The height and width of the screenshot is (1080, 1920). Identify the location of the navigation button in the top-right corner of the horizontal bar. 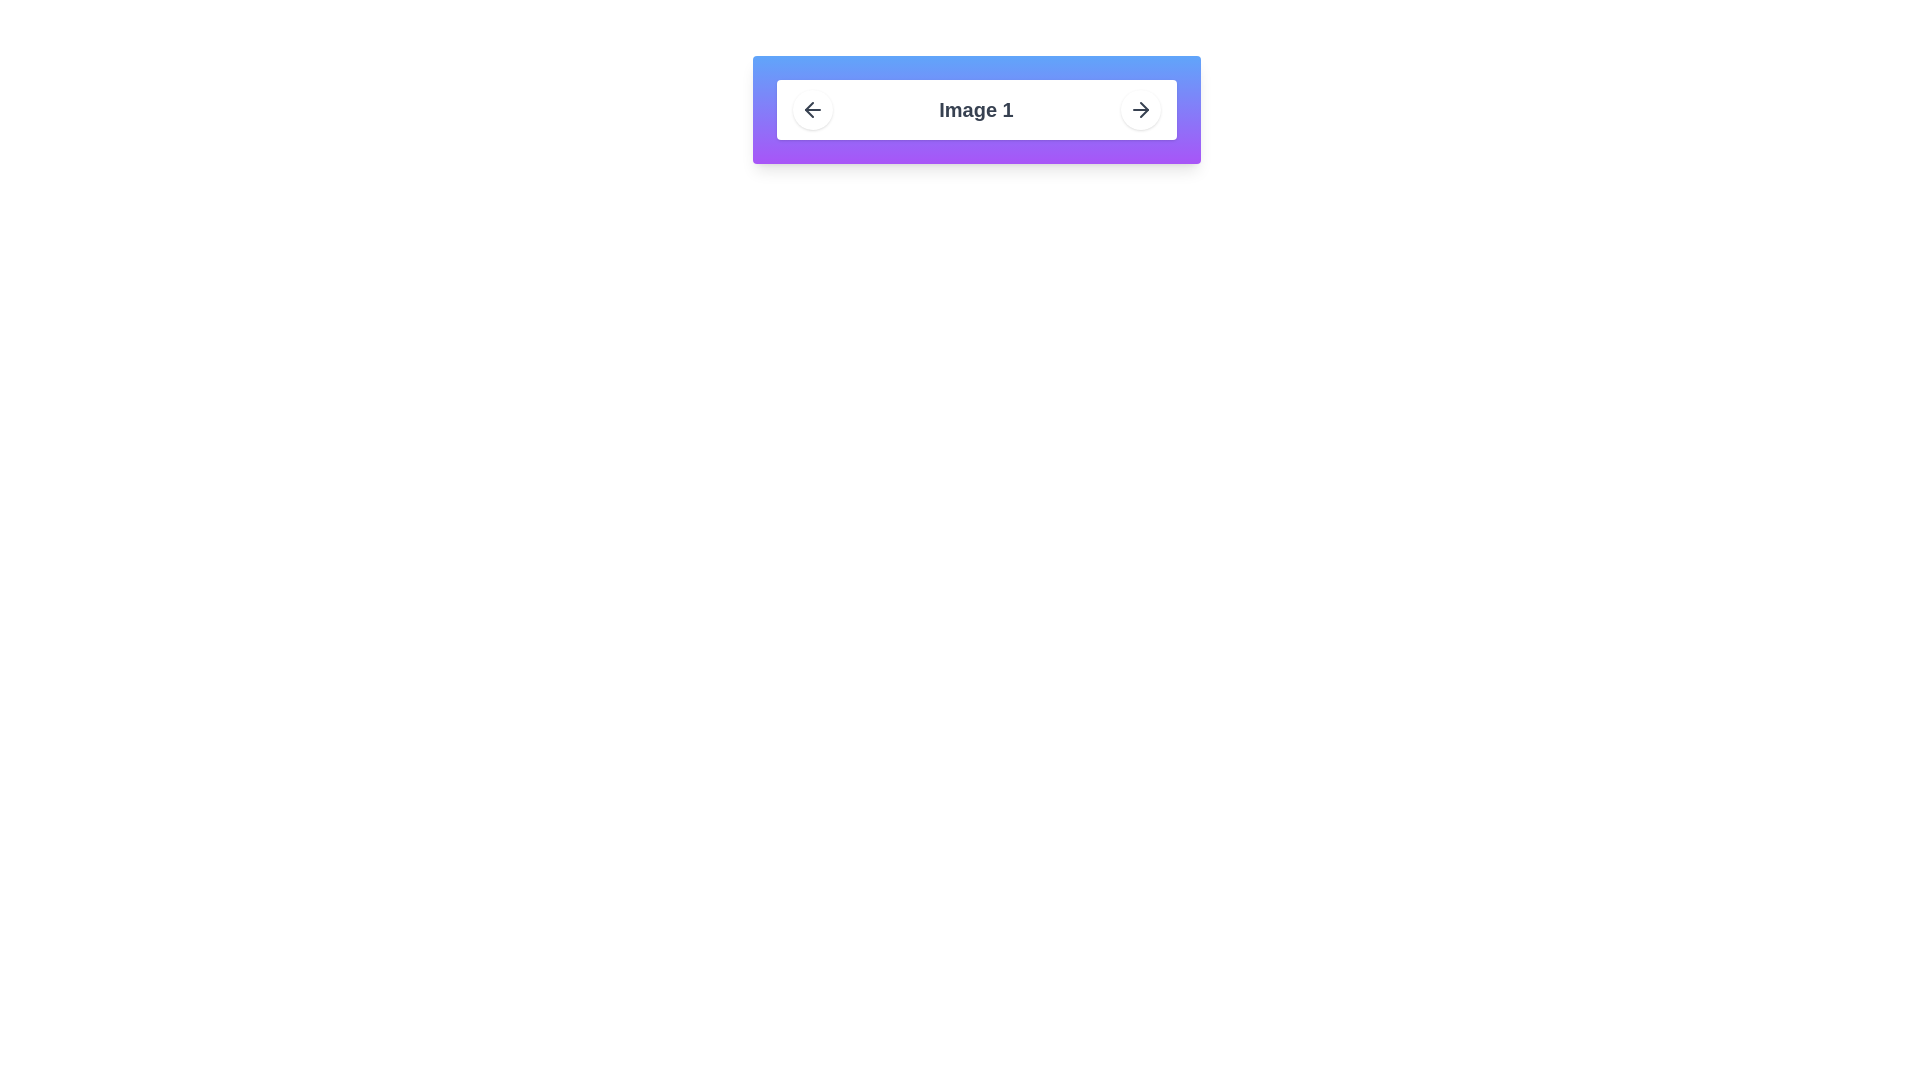
(1140, 110).